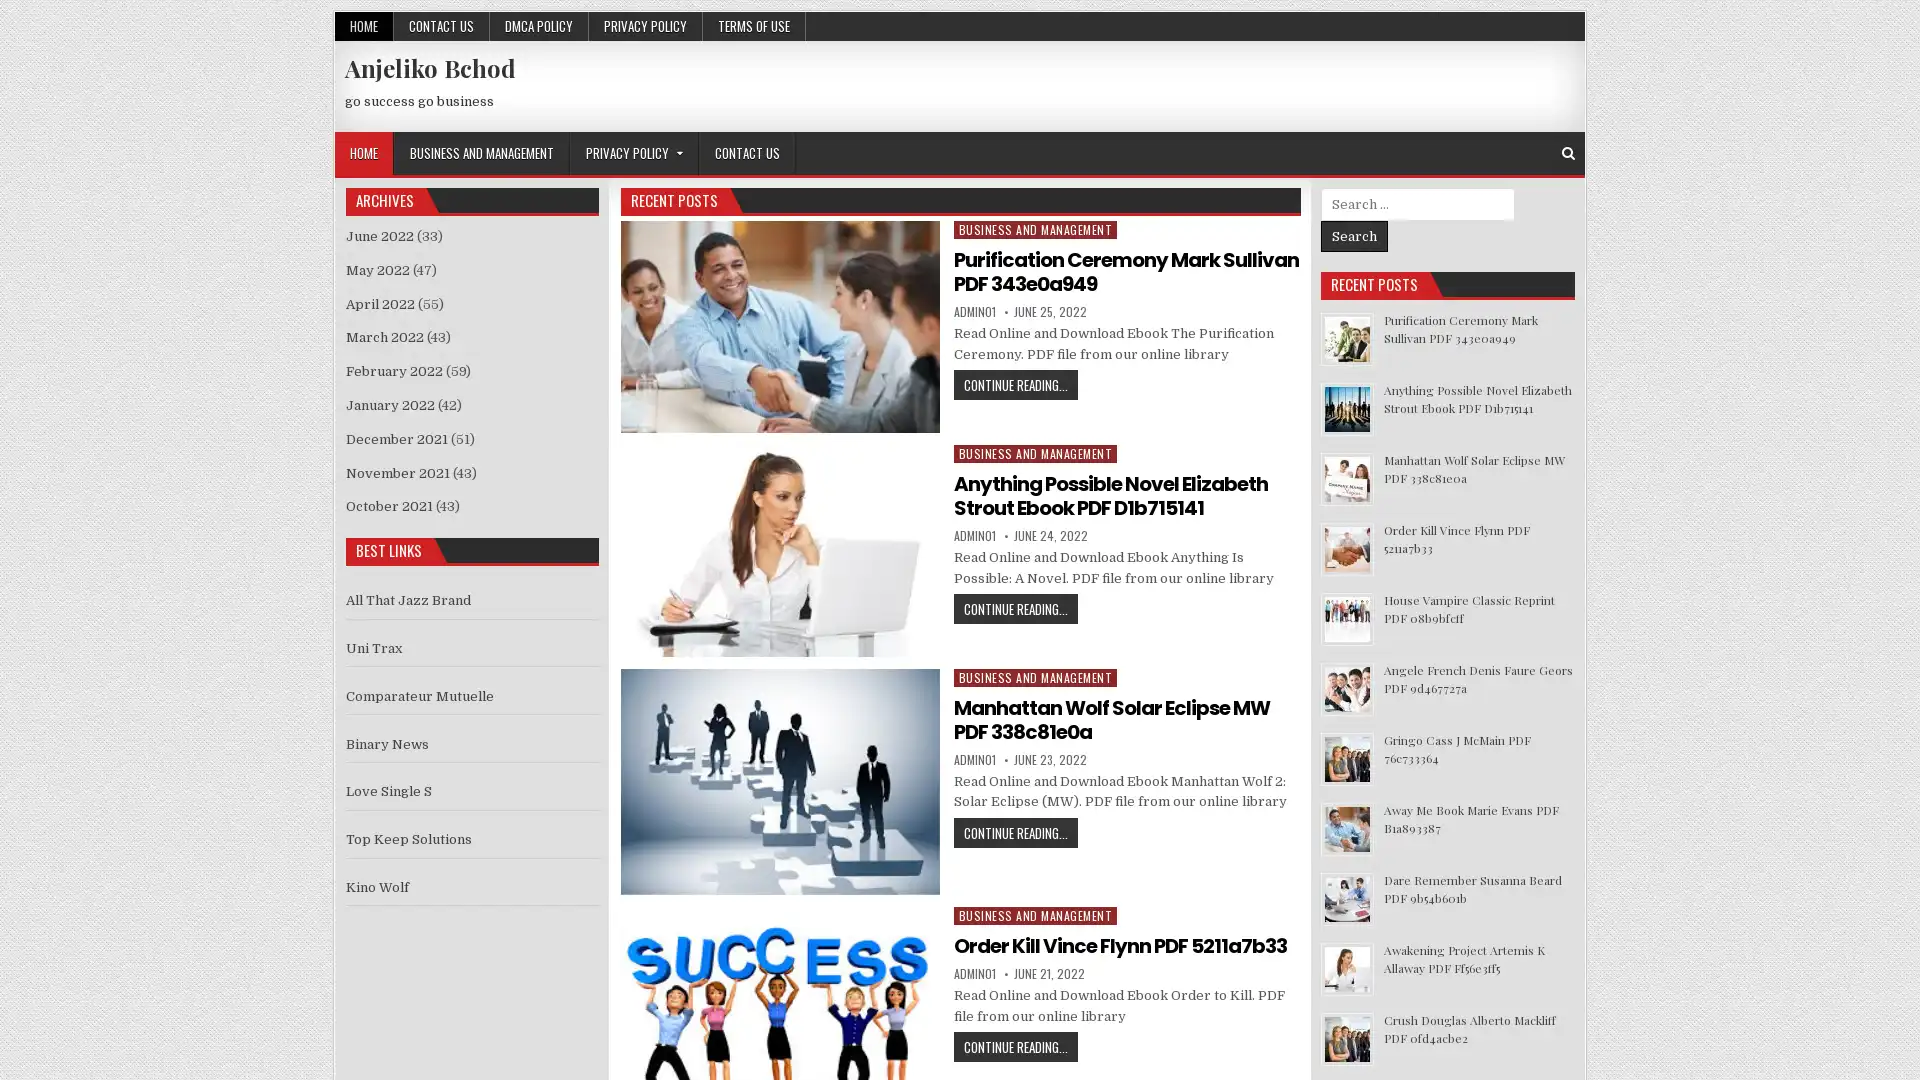 This screenshot has height=1080, width=1920. Describe the element at coordinates (1354, 235) in the screenshot. I see `Search` at that location.